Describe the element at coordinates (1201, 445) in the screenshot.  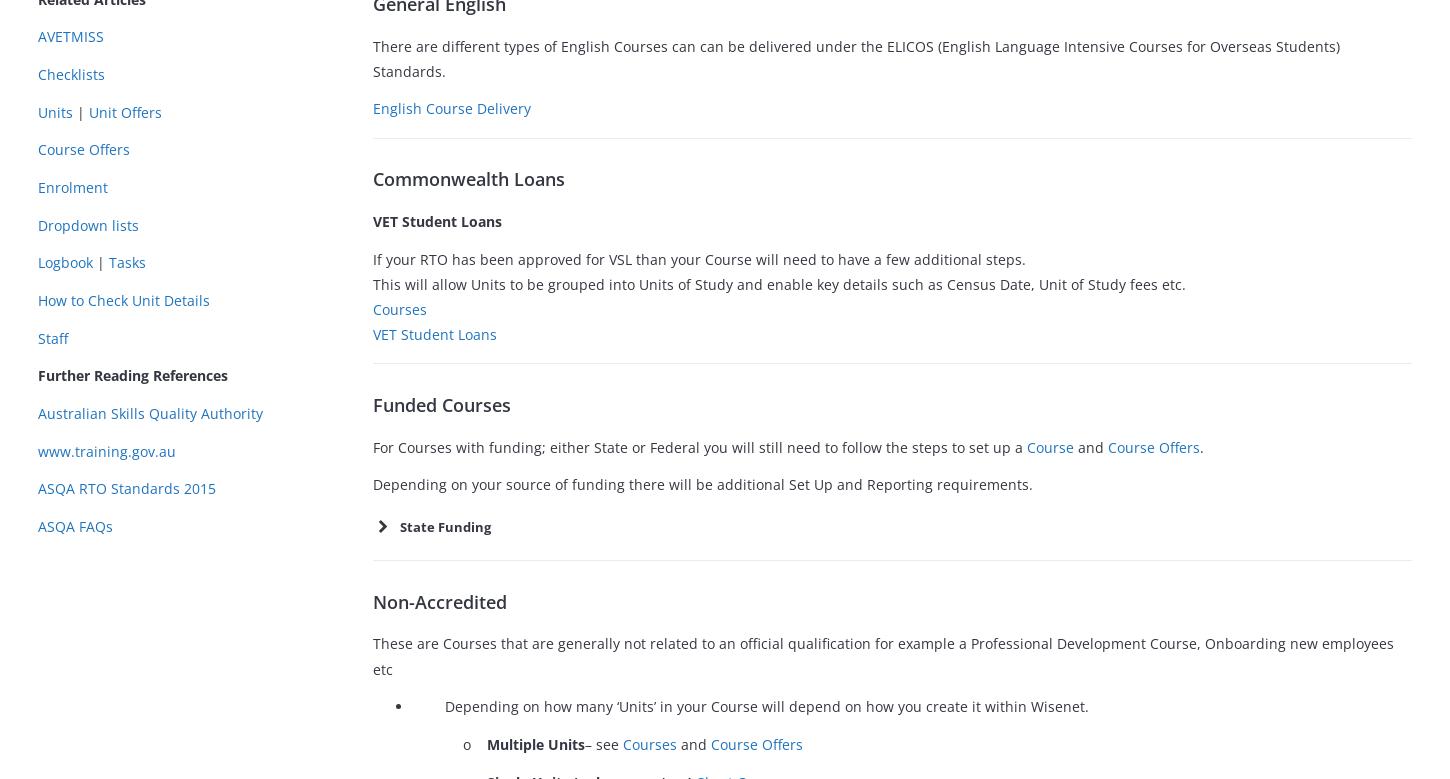
I see `'.'` at that location.